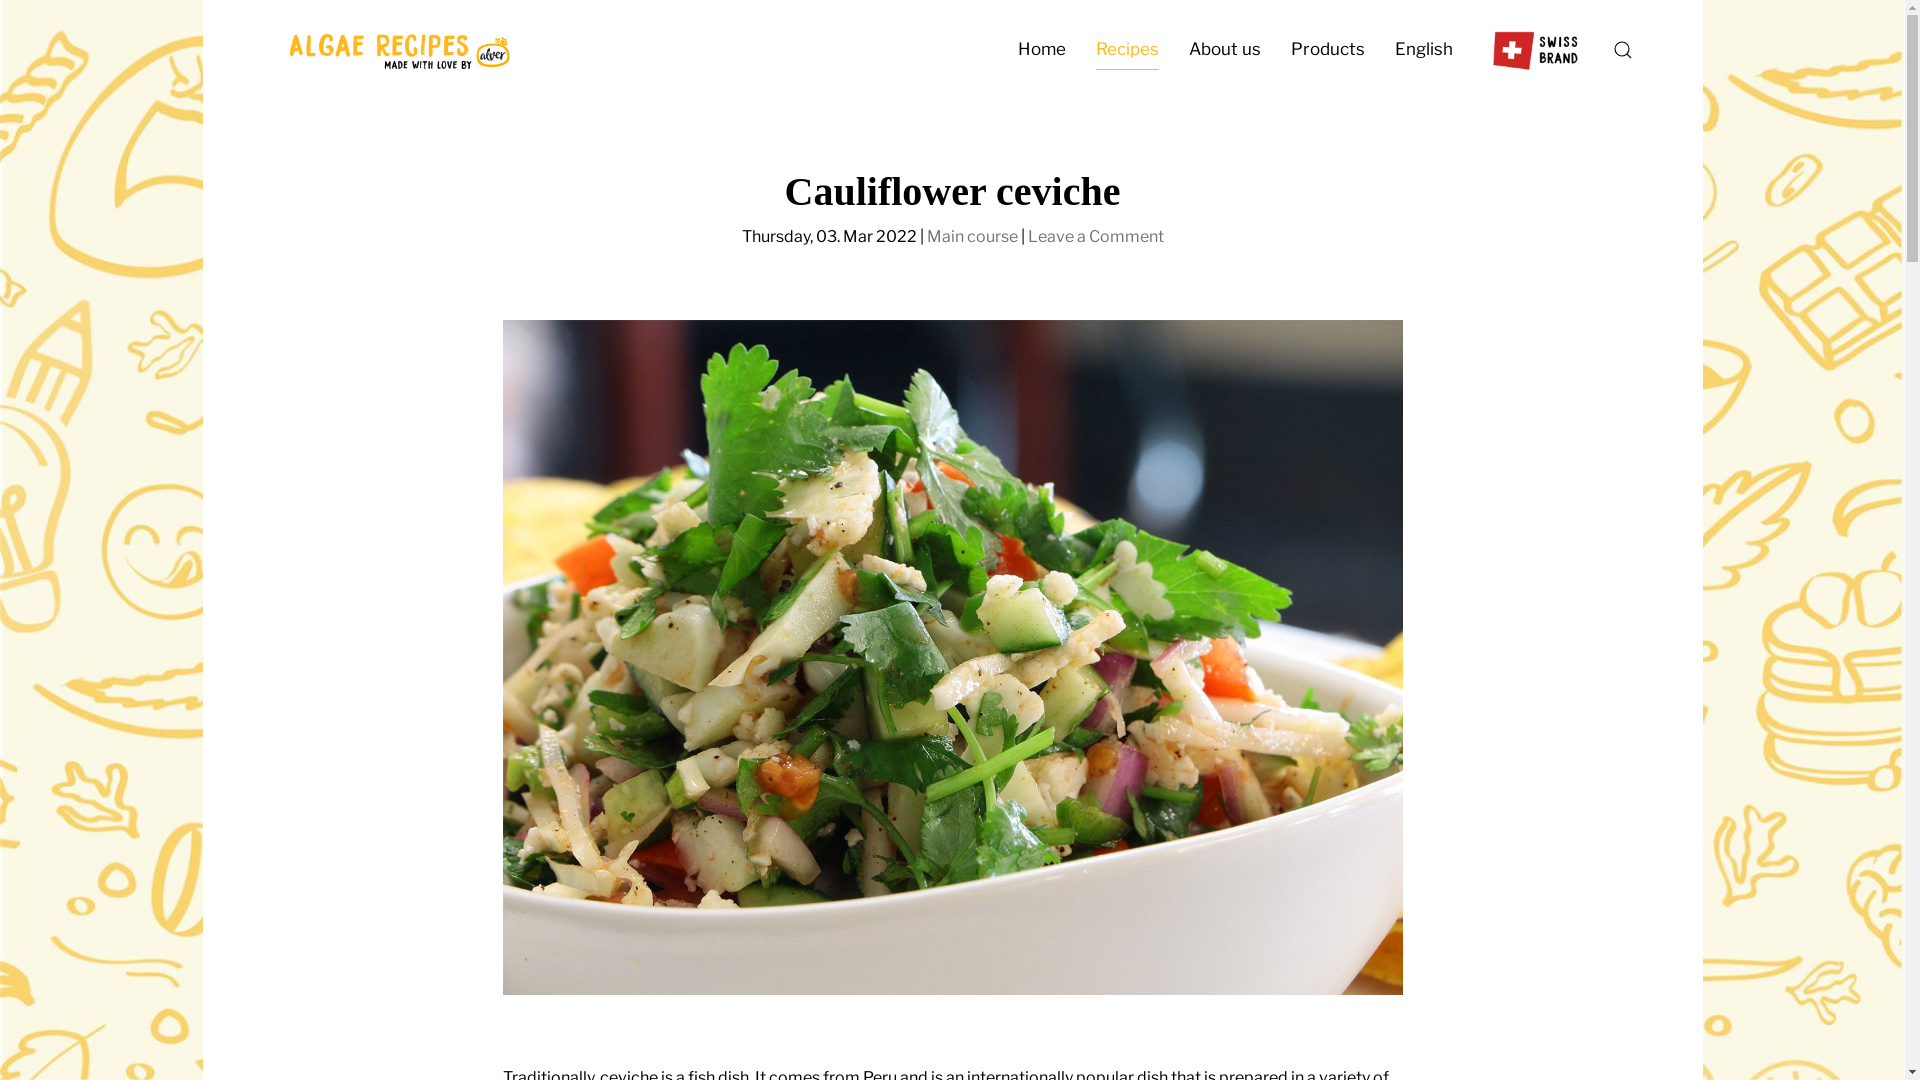  I want to click on 'About us', so click(1223, 49).